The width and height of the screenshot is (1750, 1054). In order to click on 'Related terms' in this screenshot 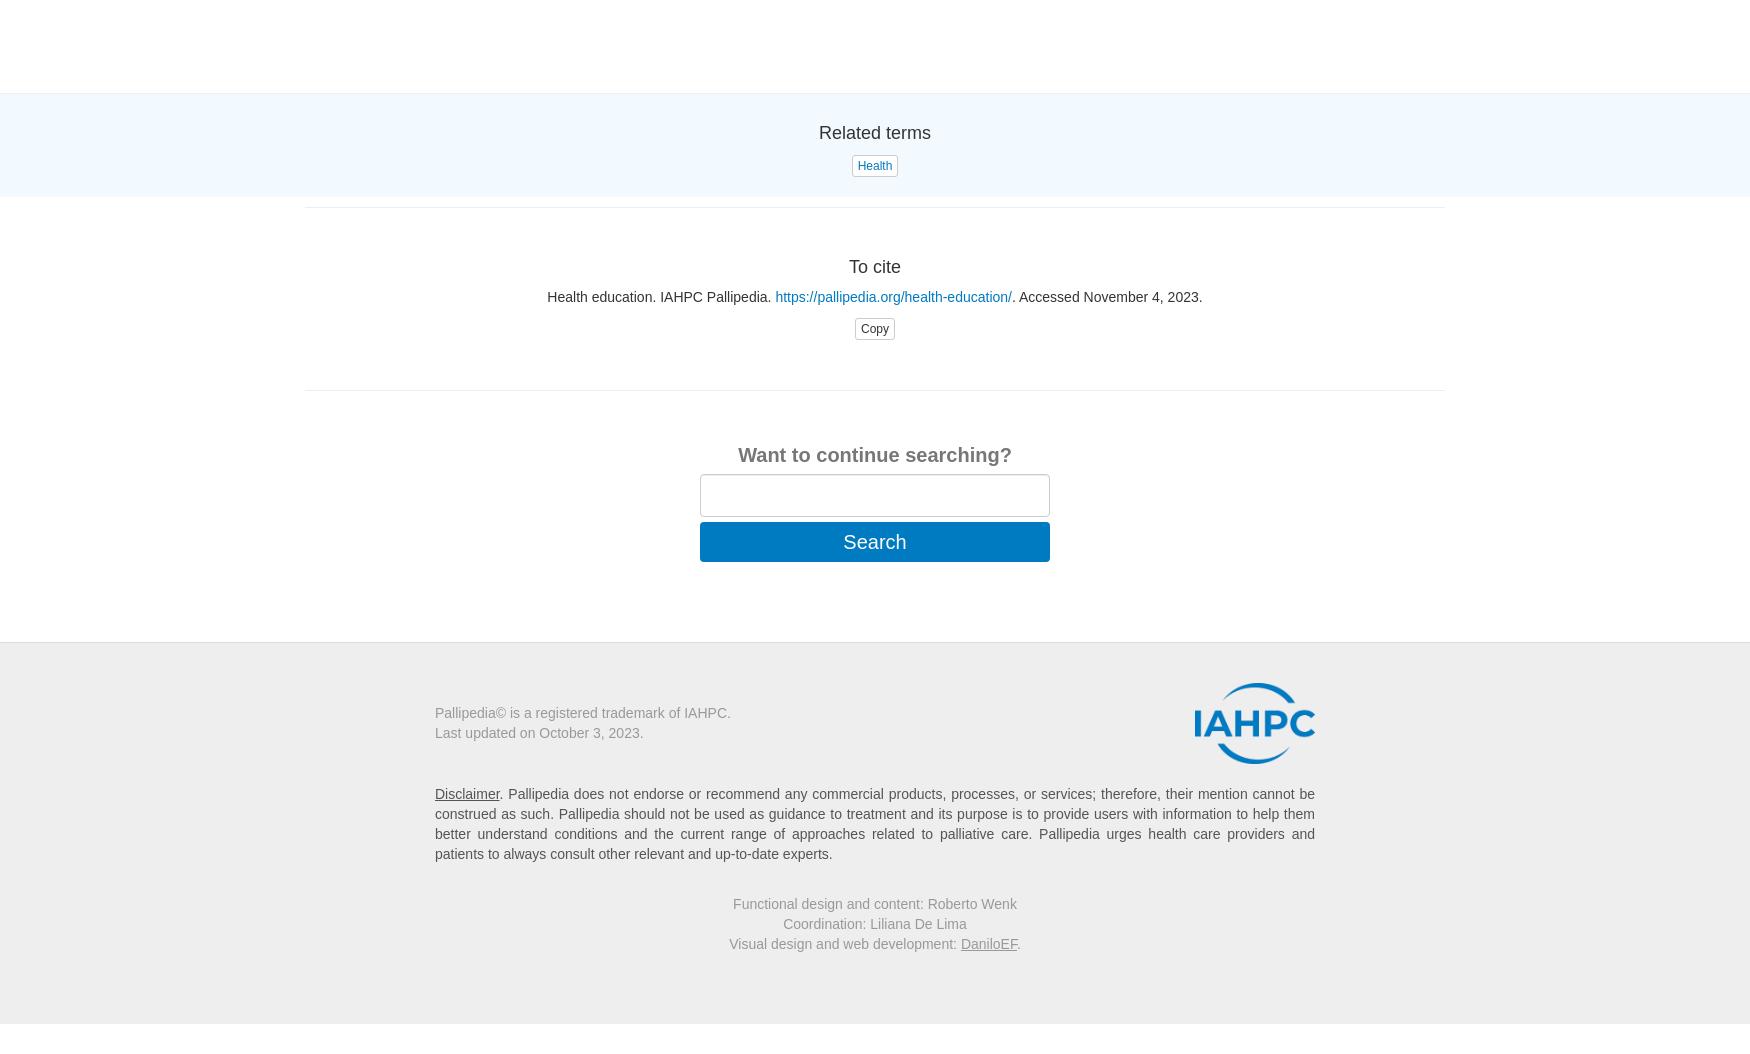, I will do `click(874, 133)`.